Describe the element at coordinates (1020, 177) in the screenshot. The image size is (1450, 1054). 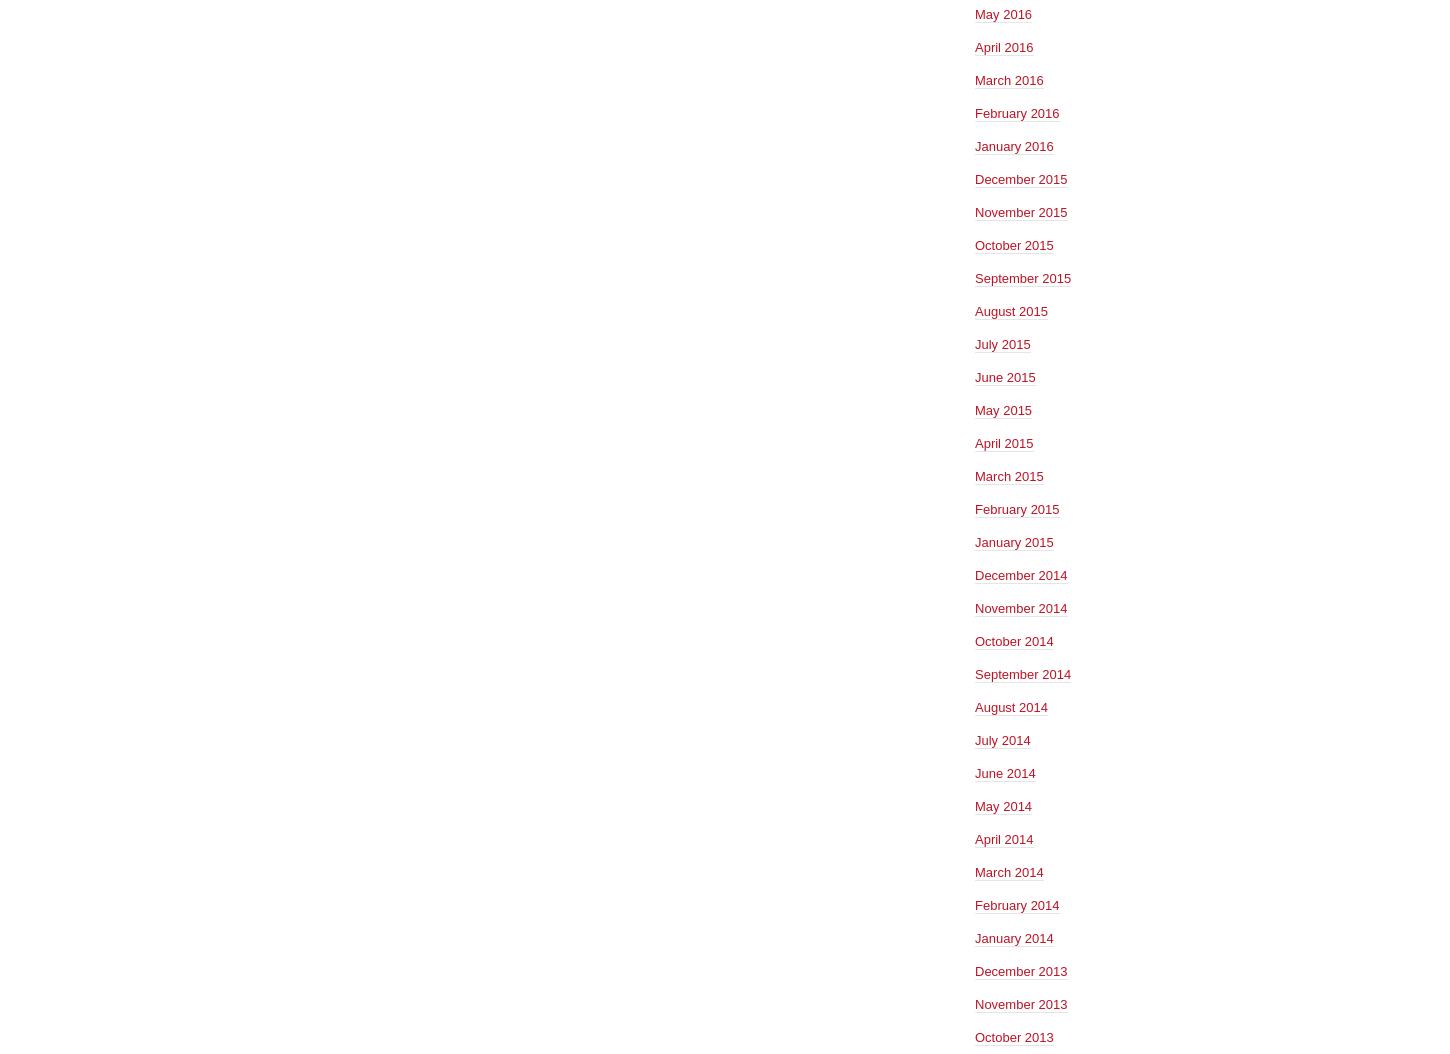
I see `'December 2015'` at that location.